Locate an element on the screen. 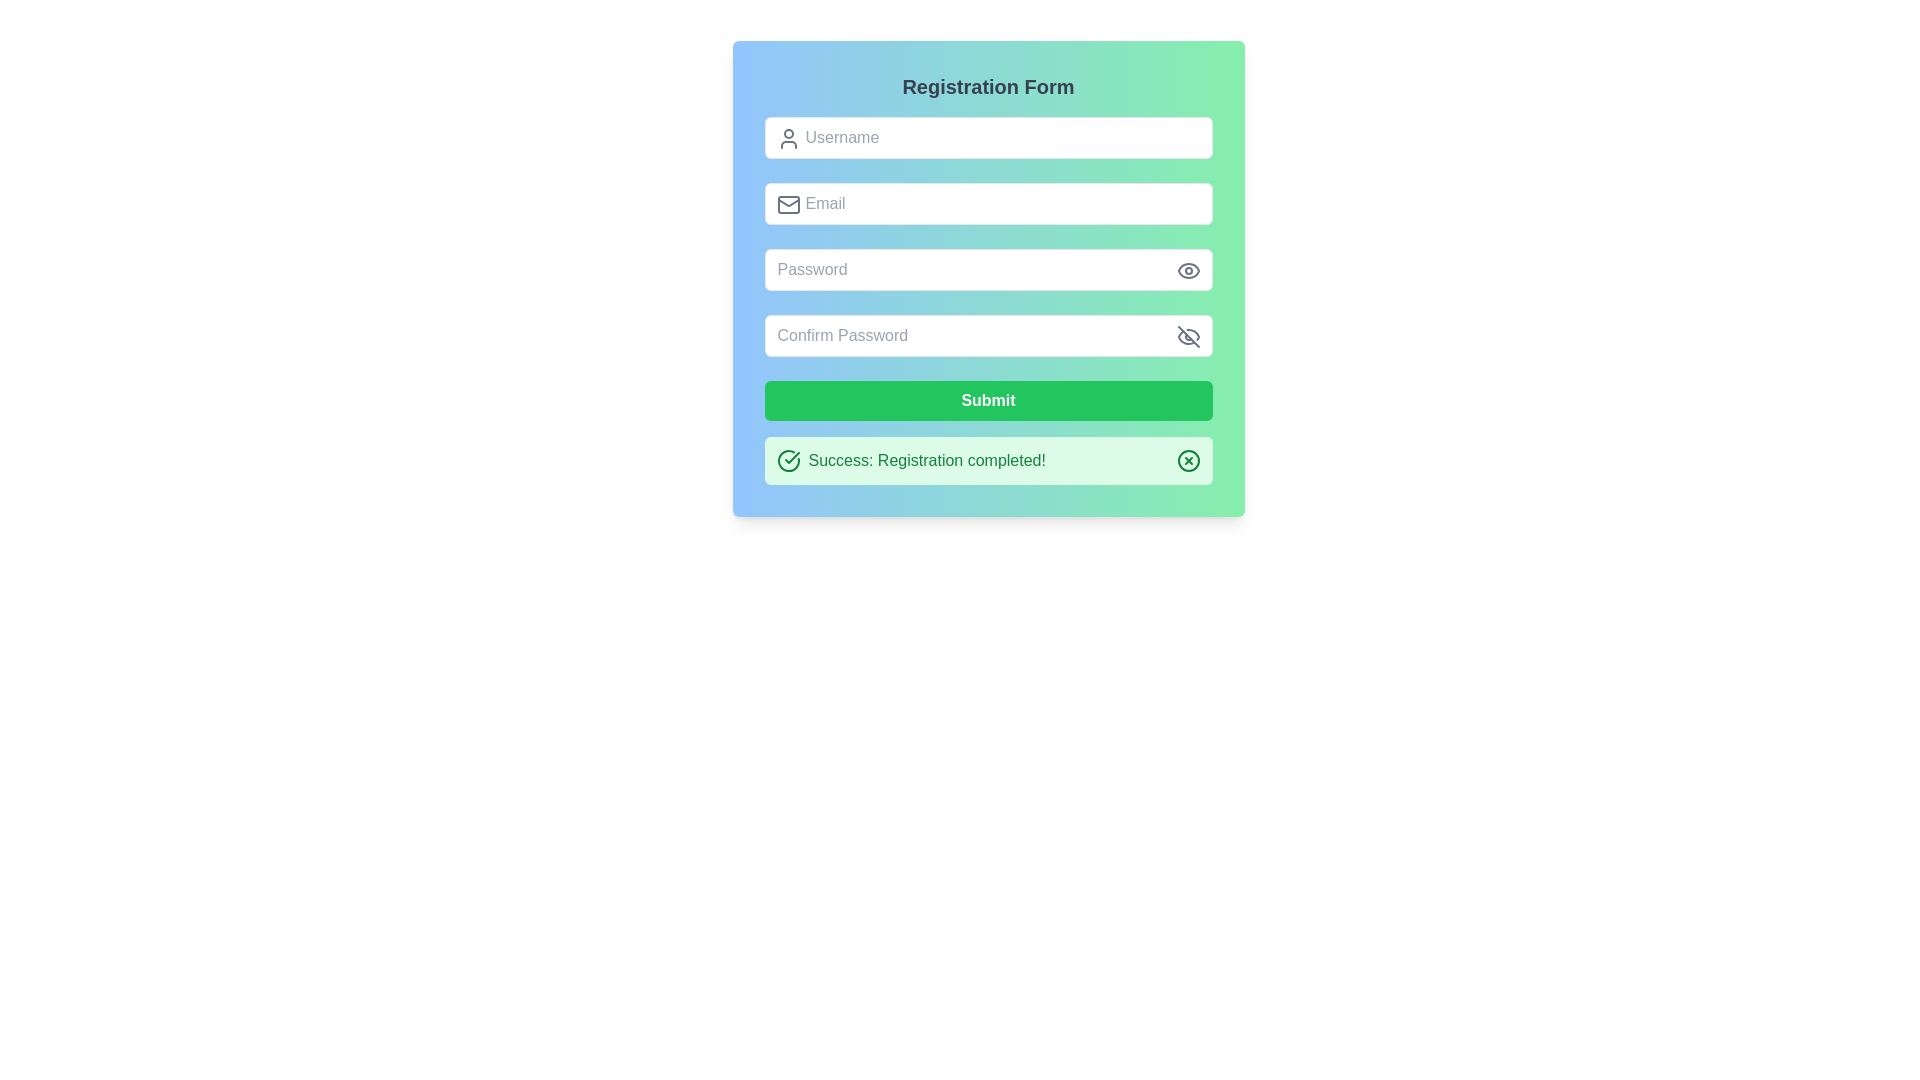  the password input field to focus for typing is located at coordinates (988, 270).